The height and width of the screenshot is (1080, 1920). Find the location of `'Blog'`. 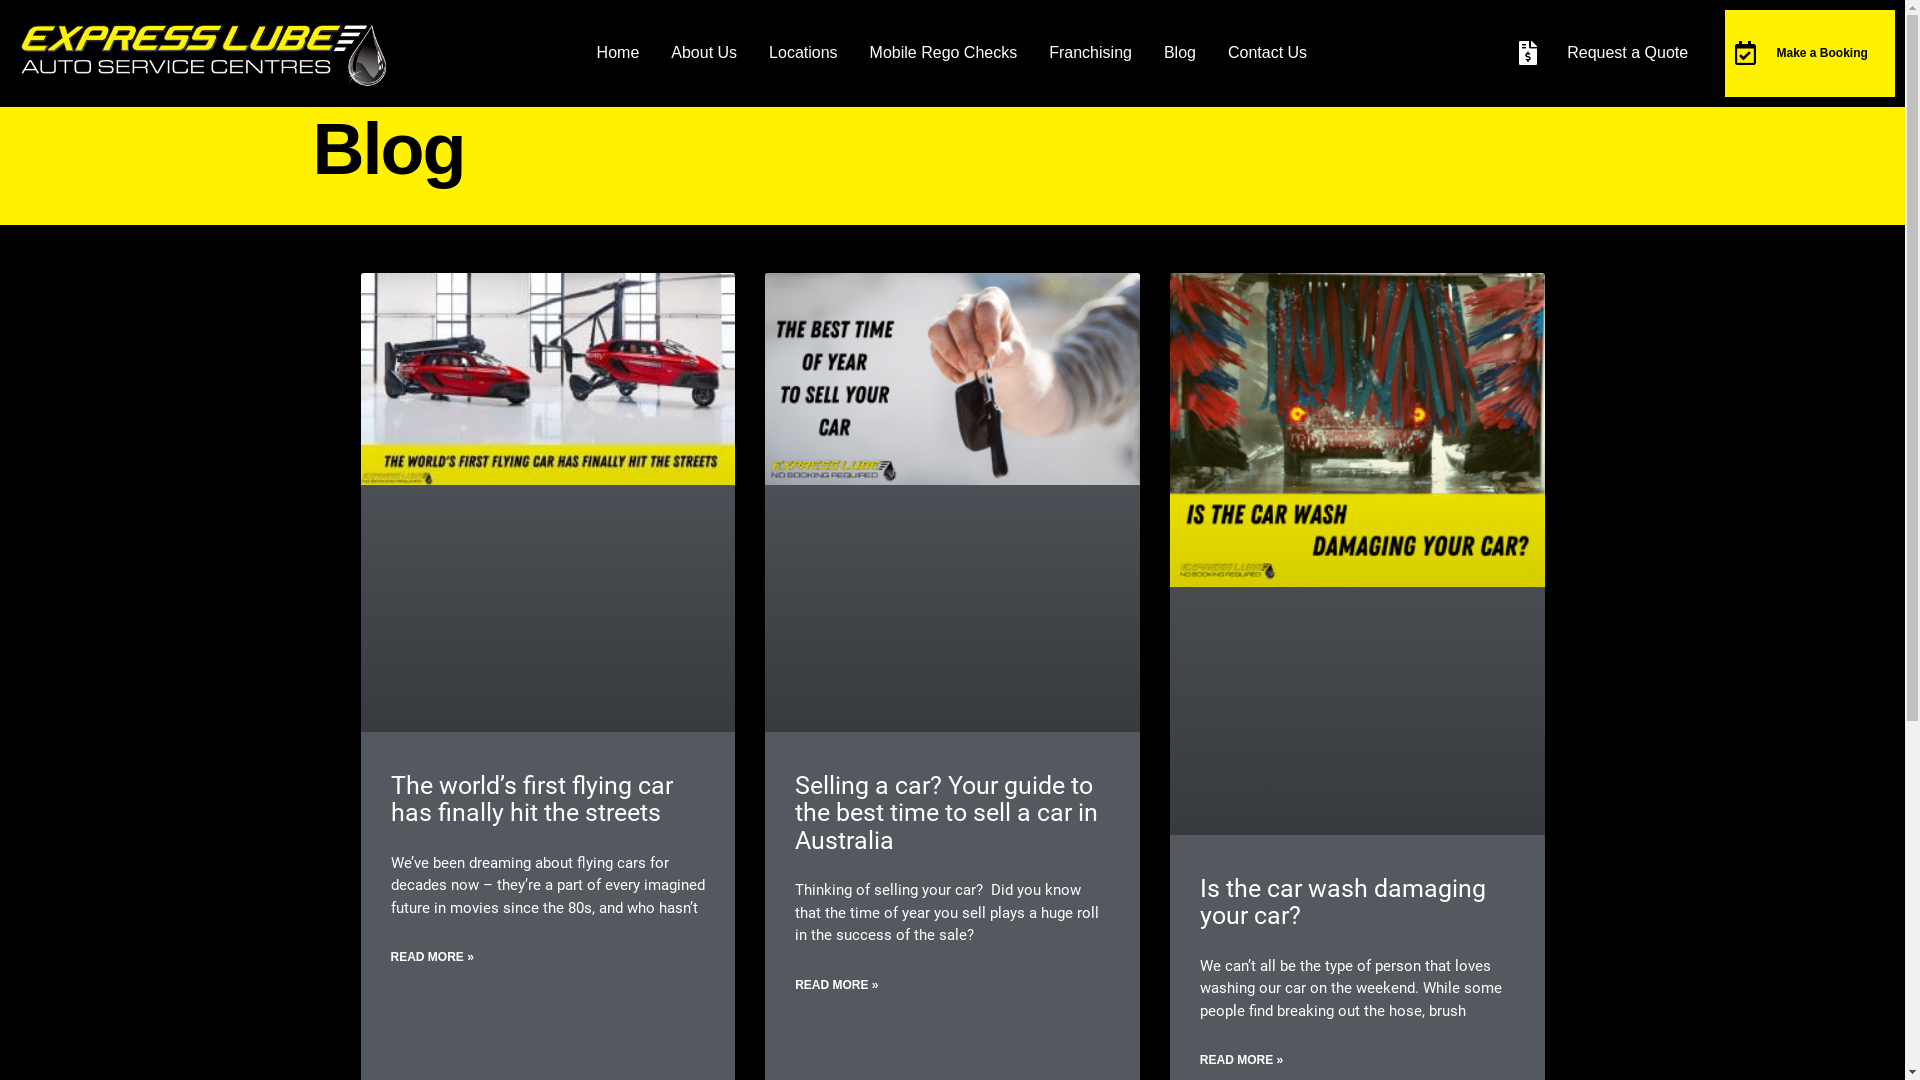

'Blog' is located at coordinates (1180, 52).